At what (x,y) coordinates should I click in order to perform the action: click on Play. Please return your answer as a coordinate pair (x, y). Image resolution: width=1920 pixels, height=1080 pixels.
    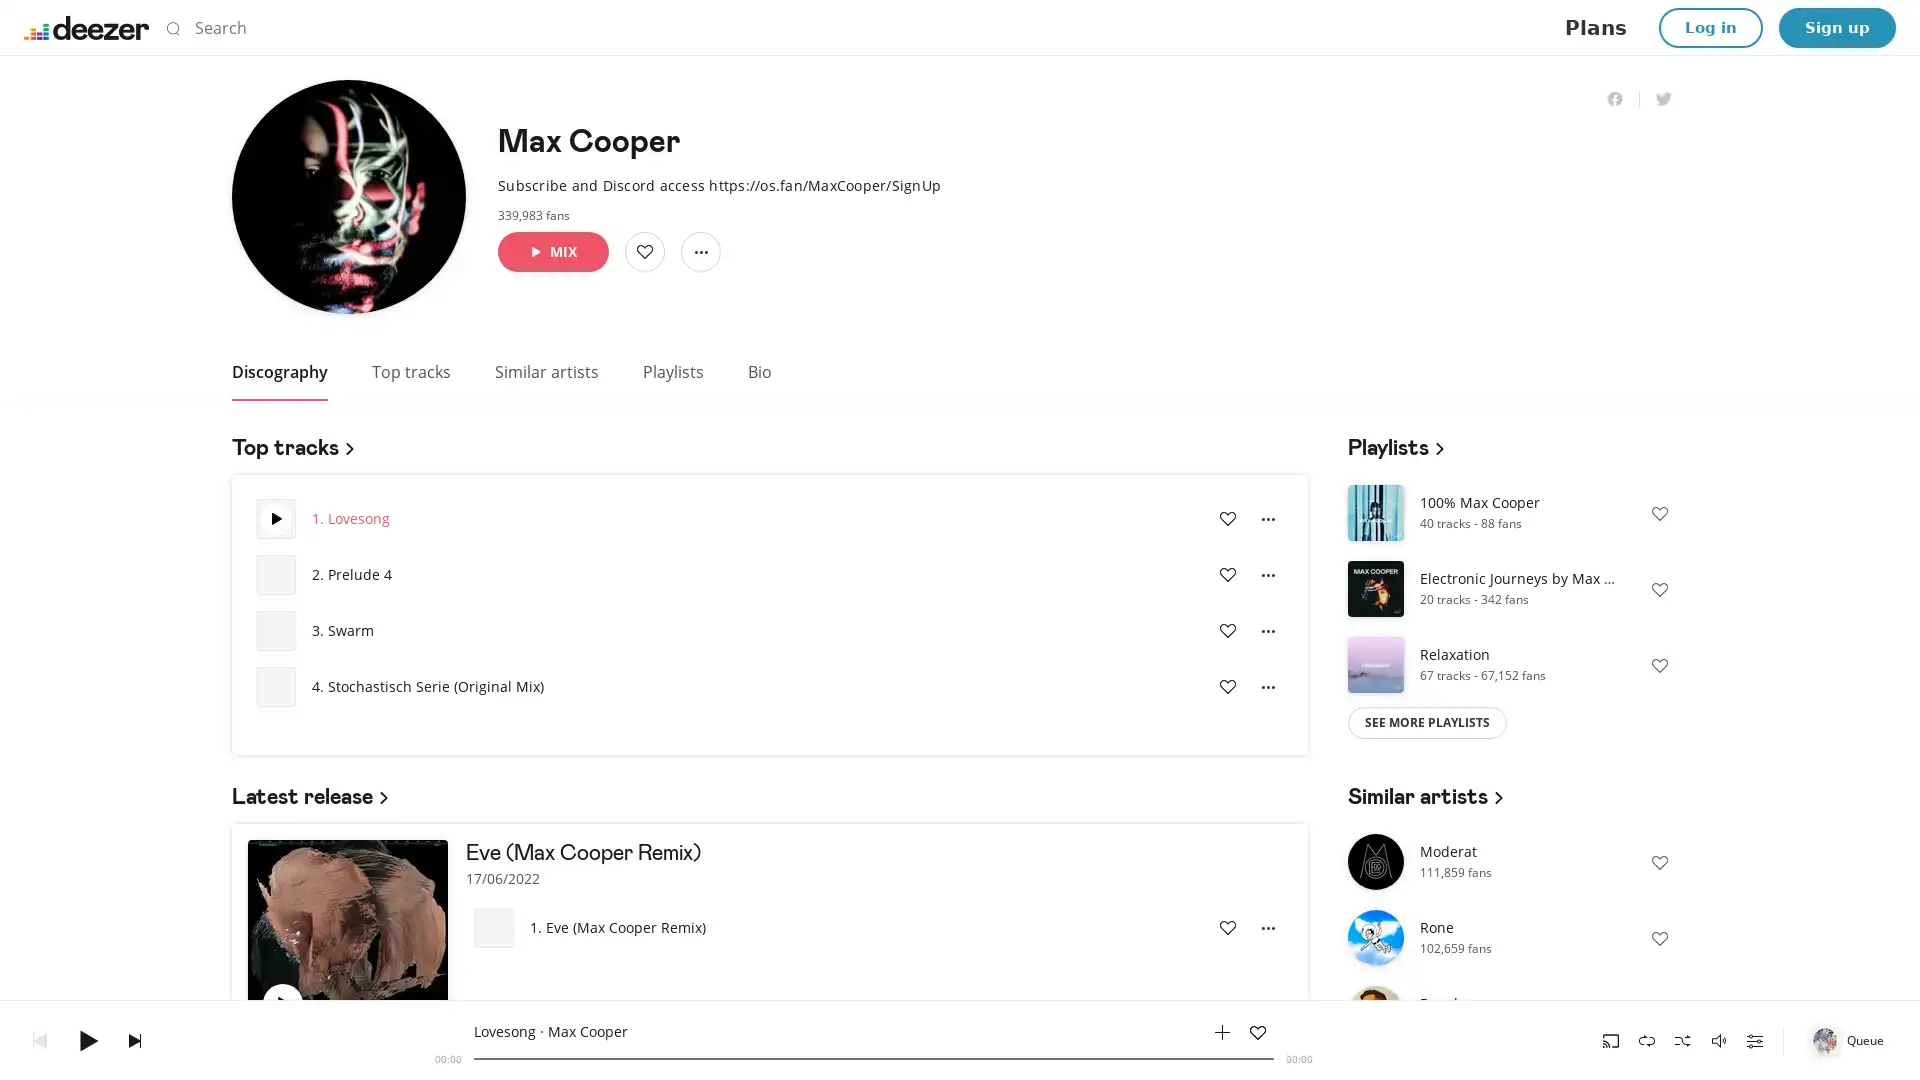
    Looking at the image, I should click on (86, 1039).